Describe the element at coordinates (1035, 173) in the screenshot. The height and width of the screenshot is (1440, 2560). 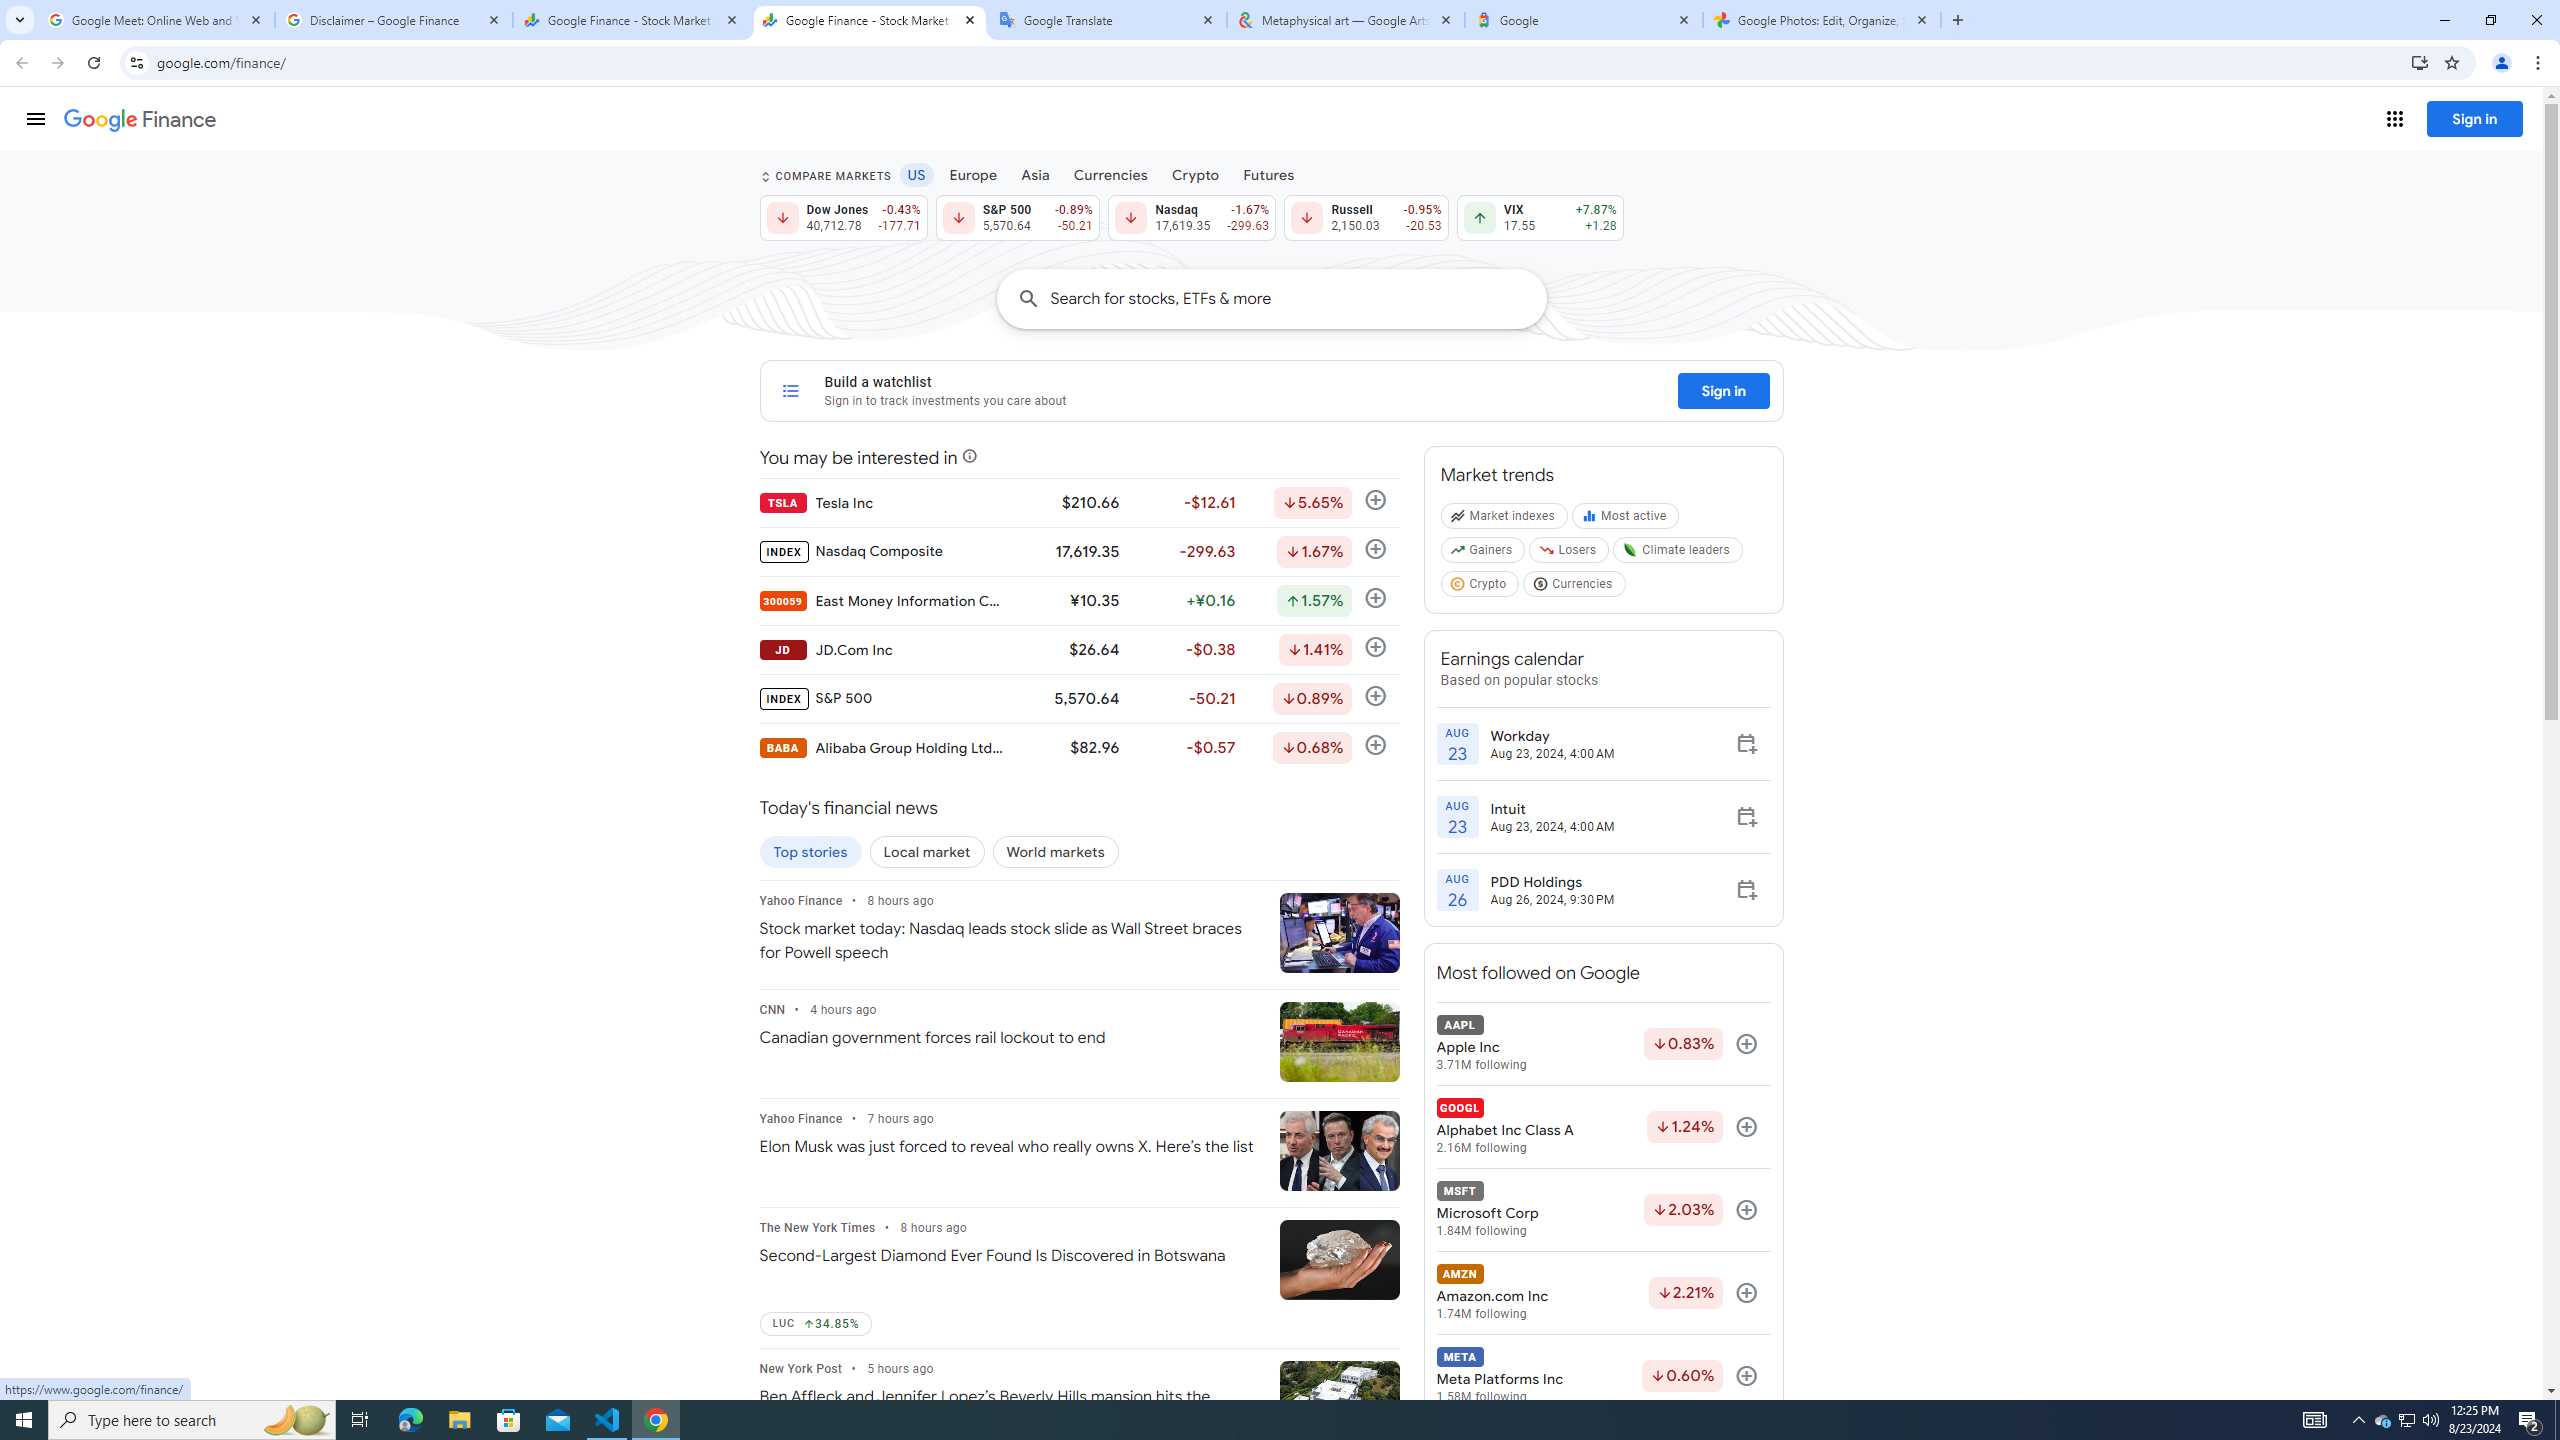
I see `'Asia'` at that location.